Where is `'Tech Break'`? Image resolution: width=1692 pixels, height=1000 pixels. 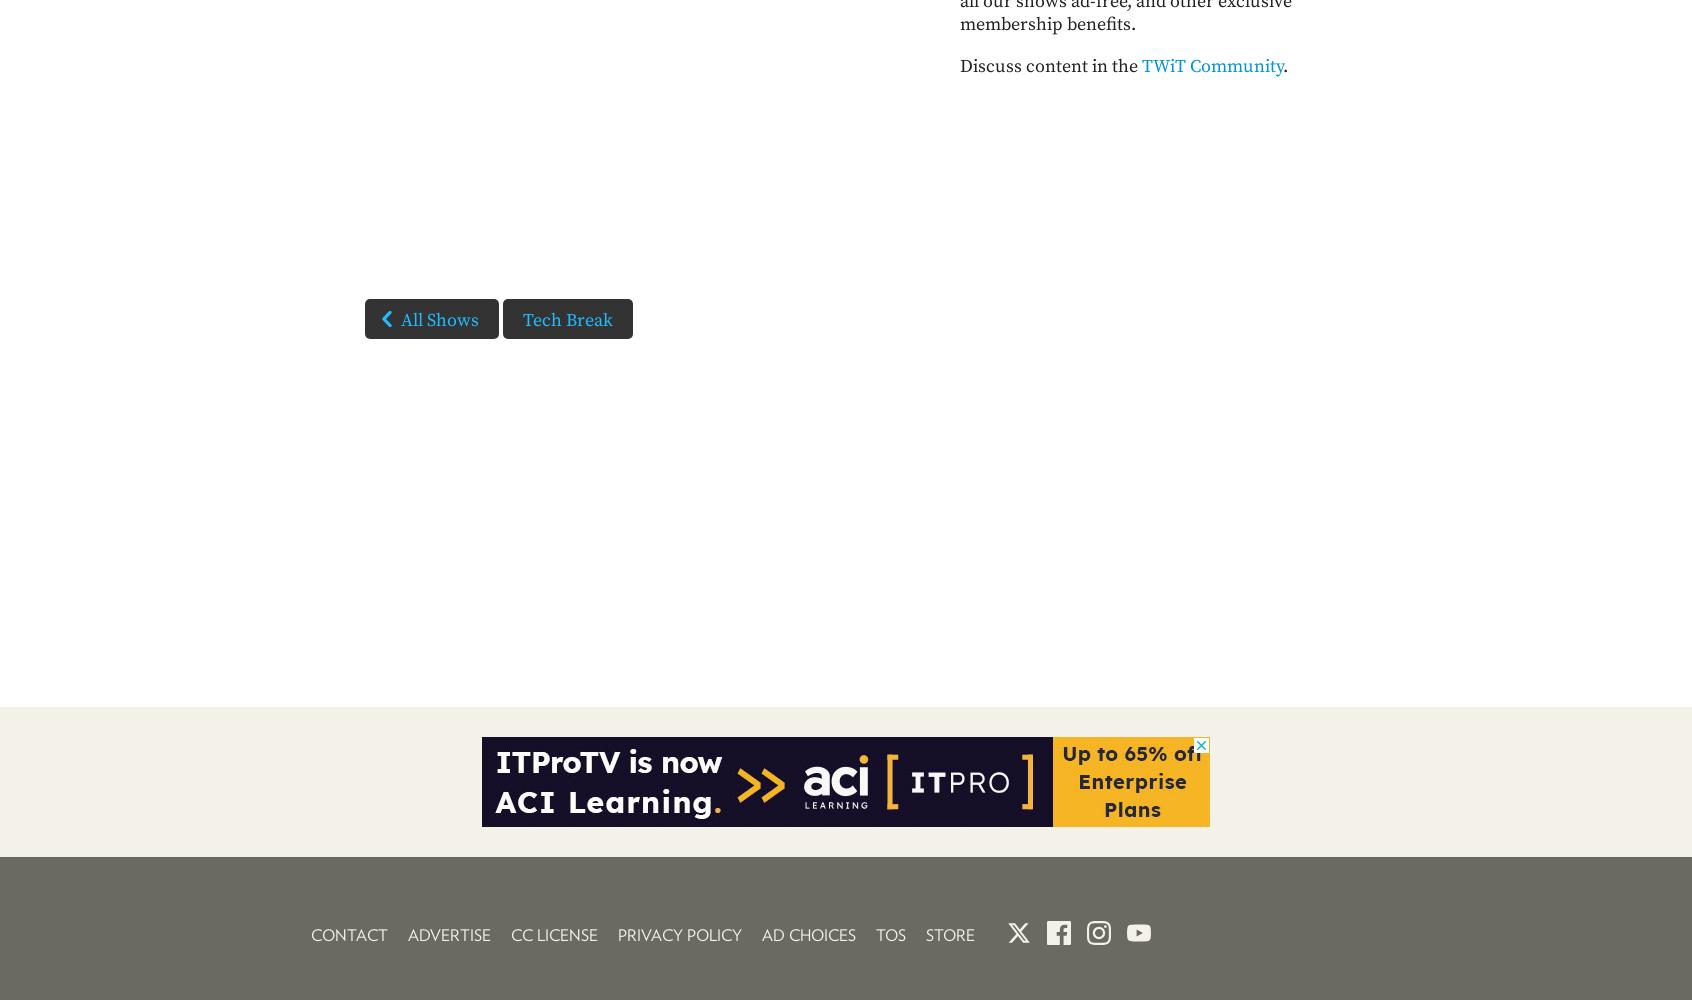 'Tech Break' is located at coordinates (522, 319).